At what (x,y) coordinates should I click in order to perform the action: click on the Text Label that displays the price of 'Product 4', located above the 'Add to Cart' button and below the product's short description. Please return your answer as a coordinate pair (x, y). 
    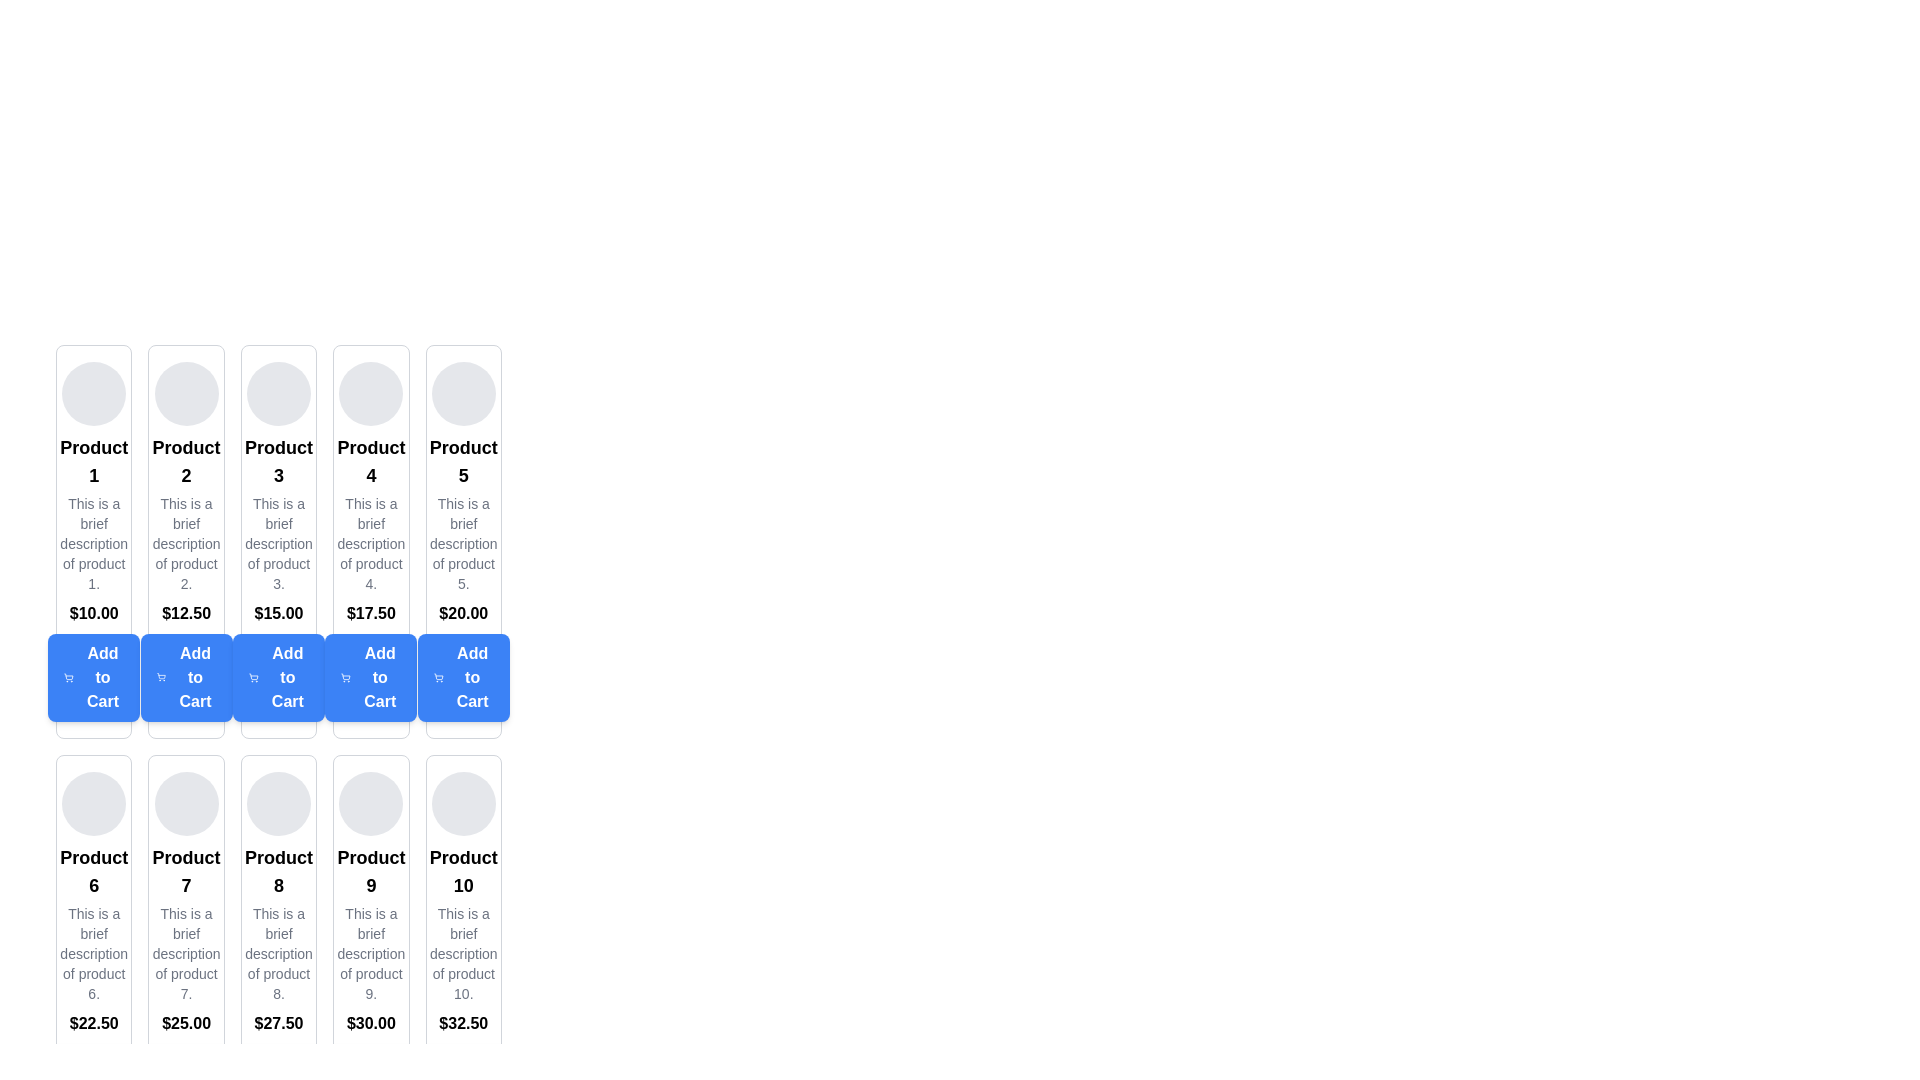
    Looking at the image, I should click on (371, 612).